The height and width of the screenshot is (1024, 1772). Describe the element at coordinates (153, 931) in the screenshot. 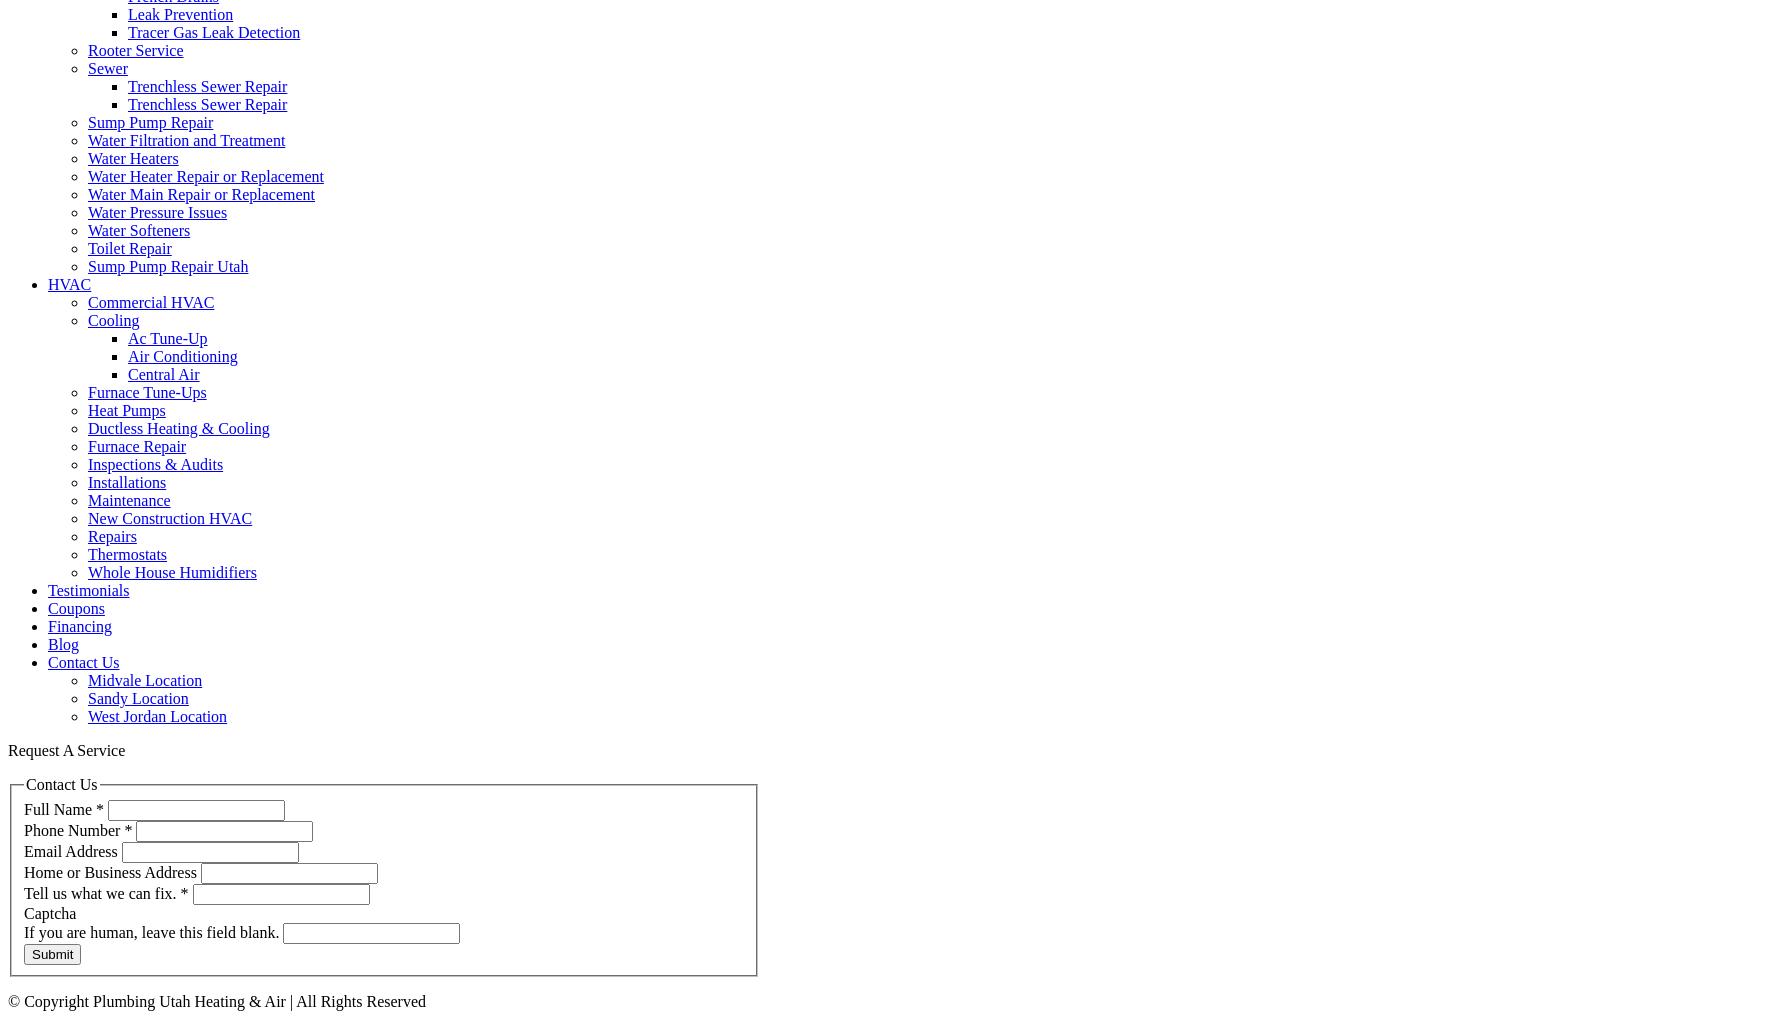

I see `'If you are human, leave this field blank.'` at that location.